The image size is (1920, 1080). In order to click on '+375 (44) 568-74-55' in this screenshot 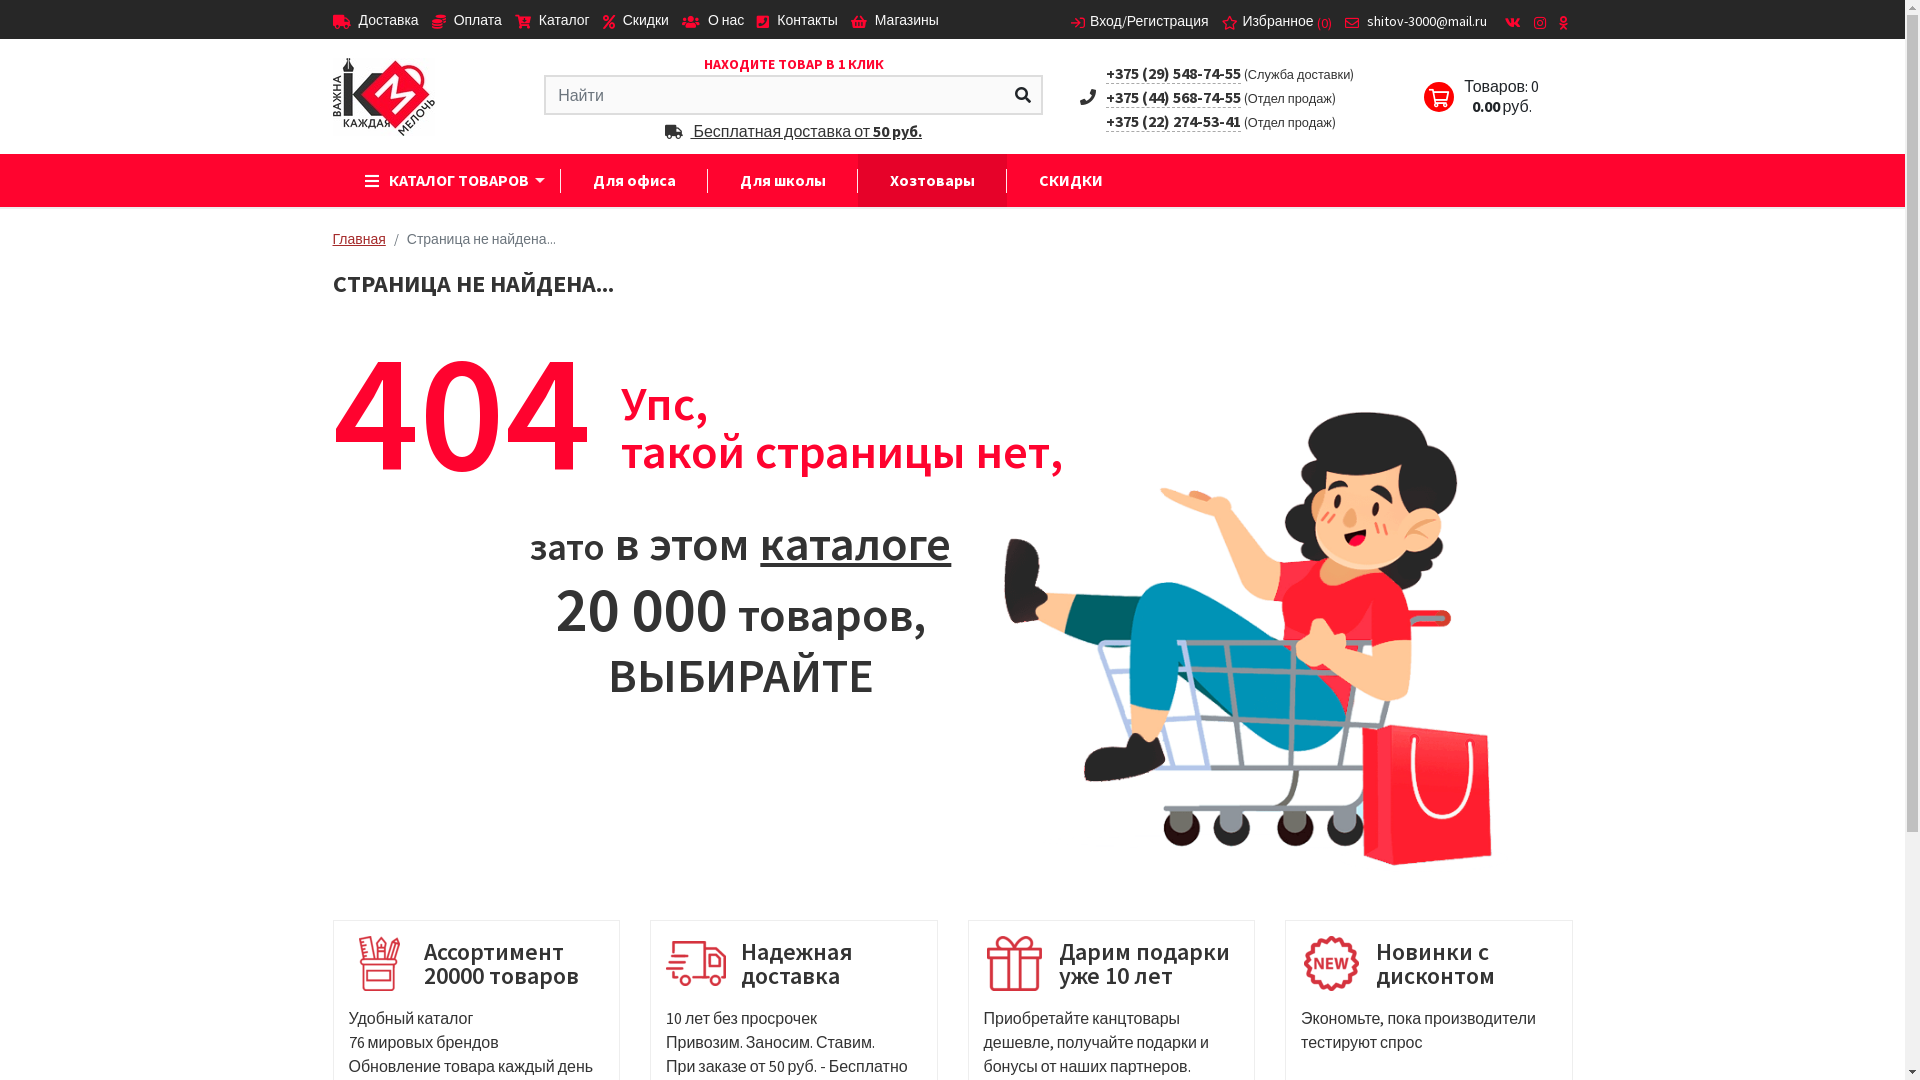, I will do `click(1173, 96)`.